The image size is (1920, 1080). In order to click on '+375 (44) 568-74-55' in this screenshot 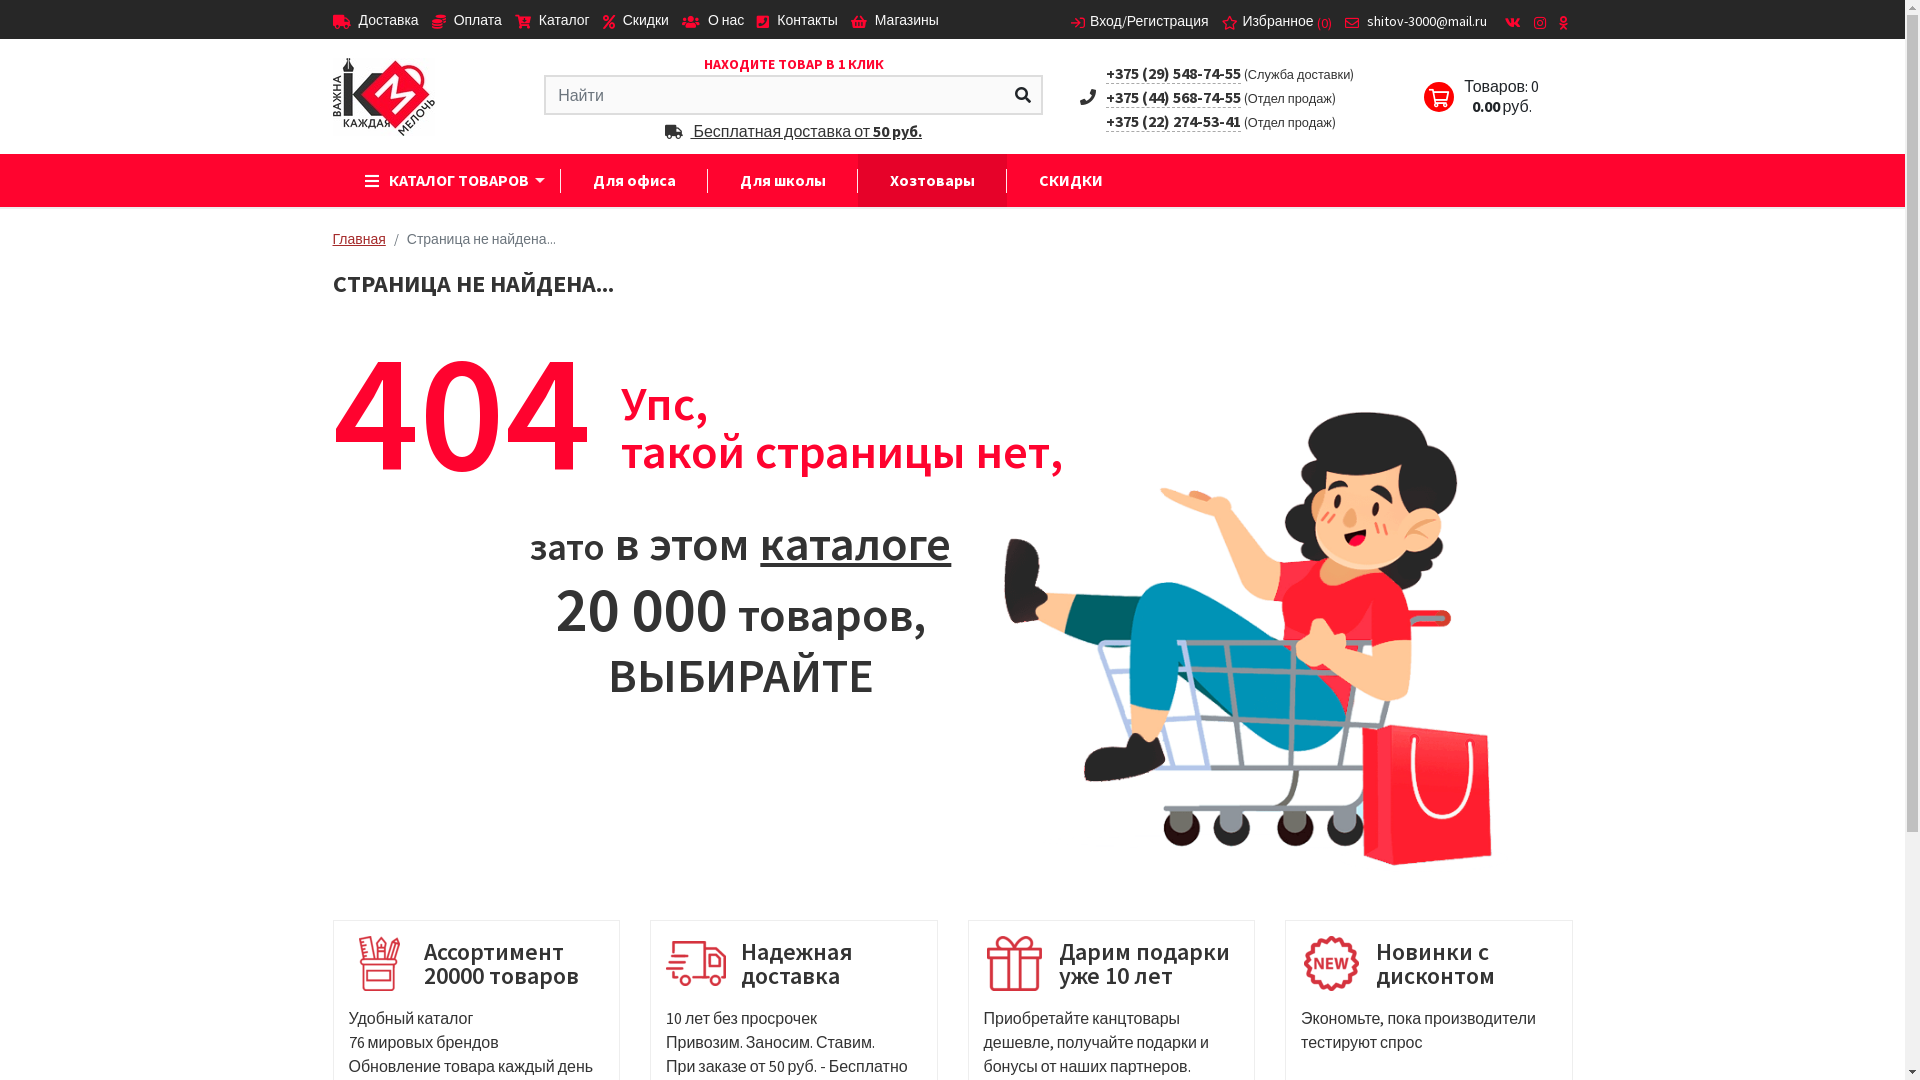, I will do `click(1173, 96)`.